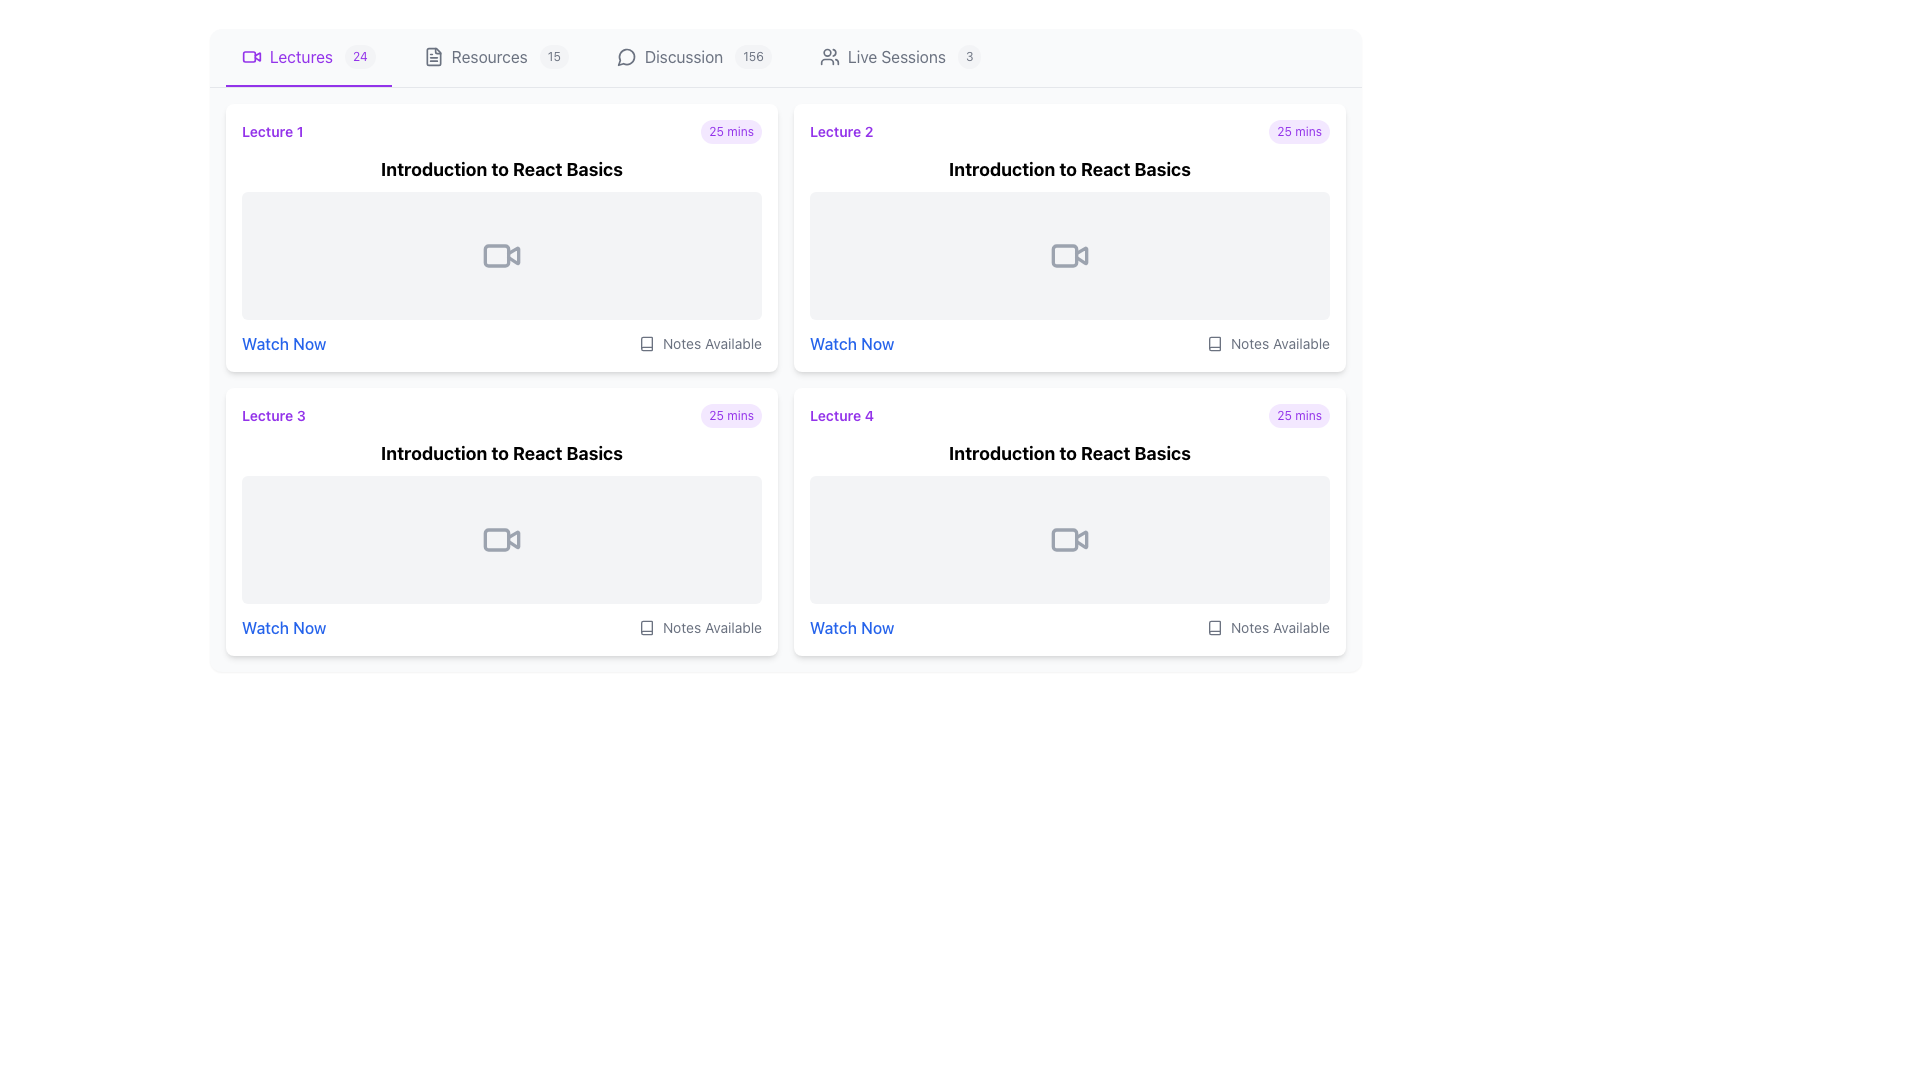 This screenshot has width=1920, height=1080. I want to click on the 'Notes Available' text label, which is styled in gray and located in the bottom row of the card, next to the 'Watch Now' label, so click(1280, 342).